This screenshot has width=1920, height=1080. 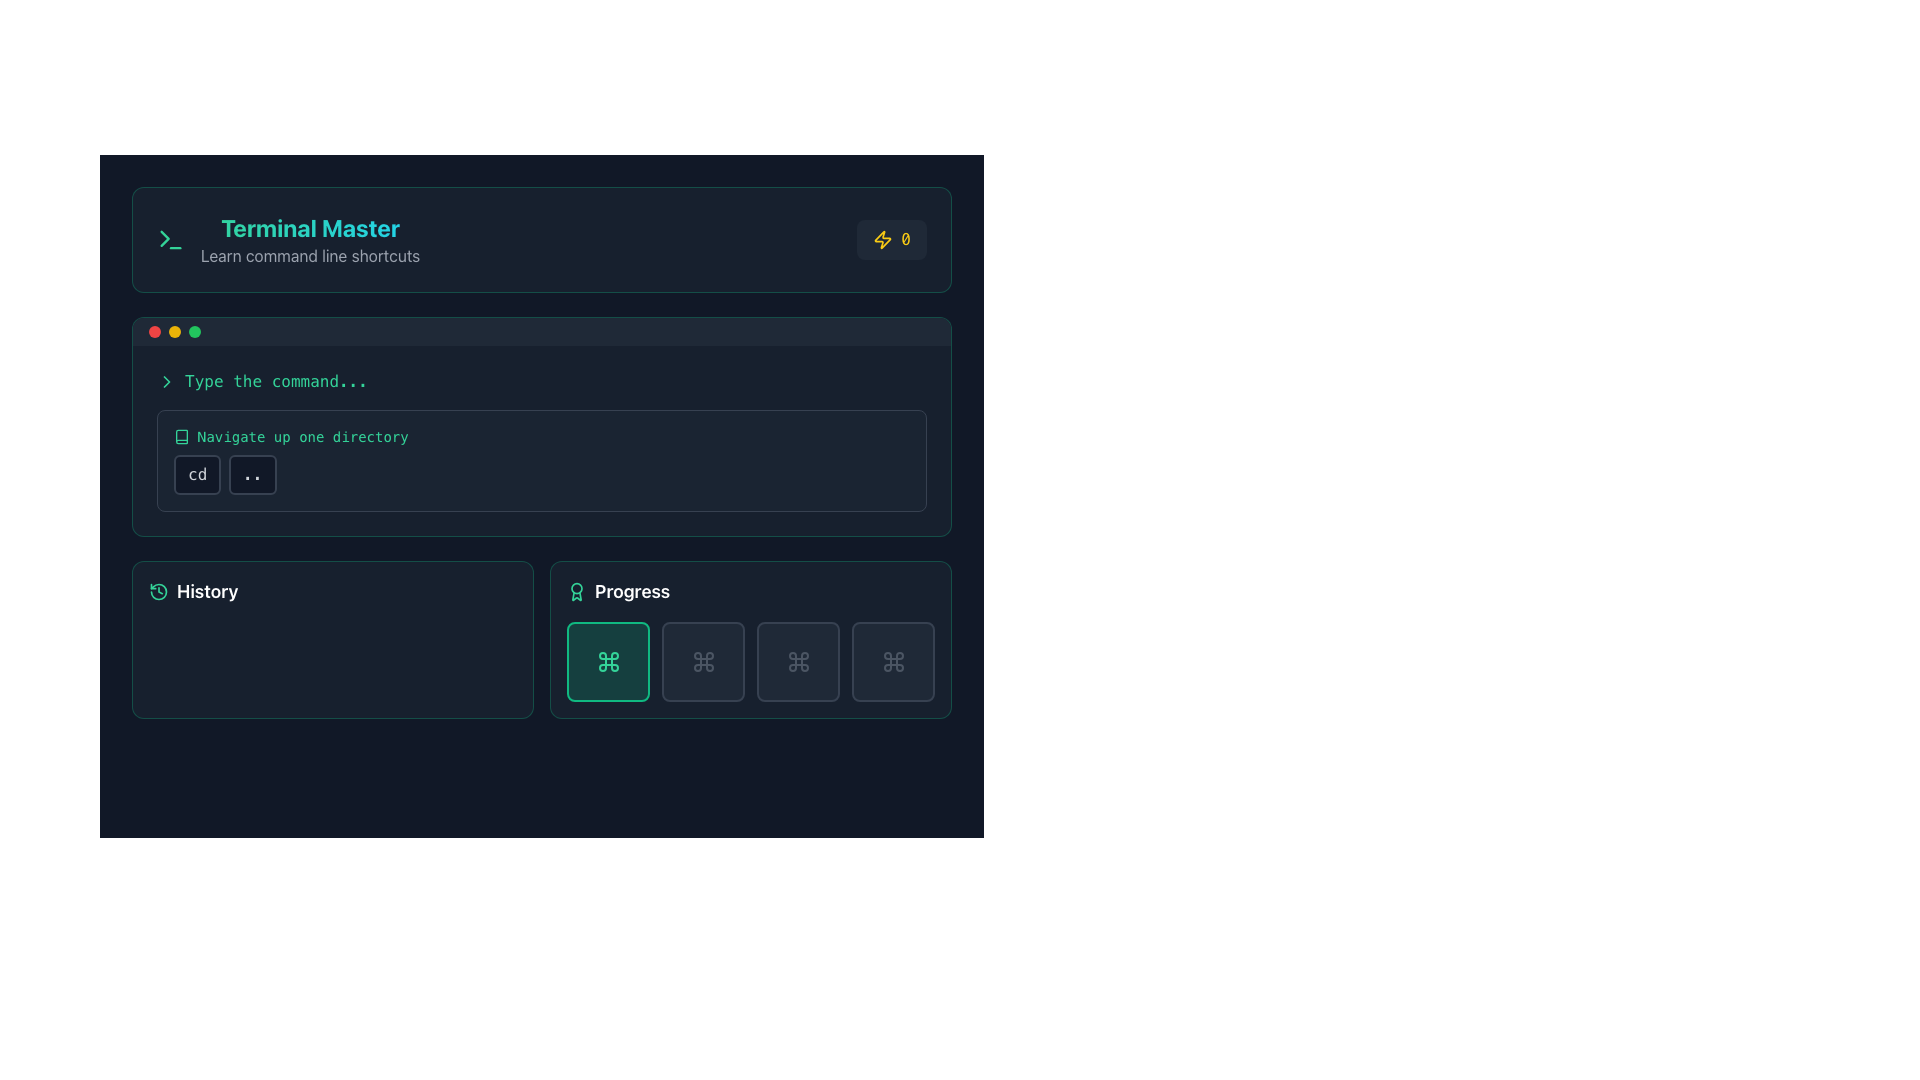 What do you see at coordinates (797, 662) in the screenshot?
I see `the third button in the 'Progress' section, which is located between the second and fourth buttons` at bounding box center [797, 662].